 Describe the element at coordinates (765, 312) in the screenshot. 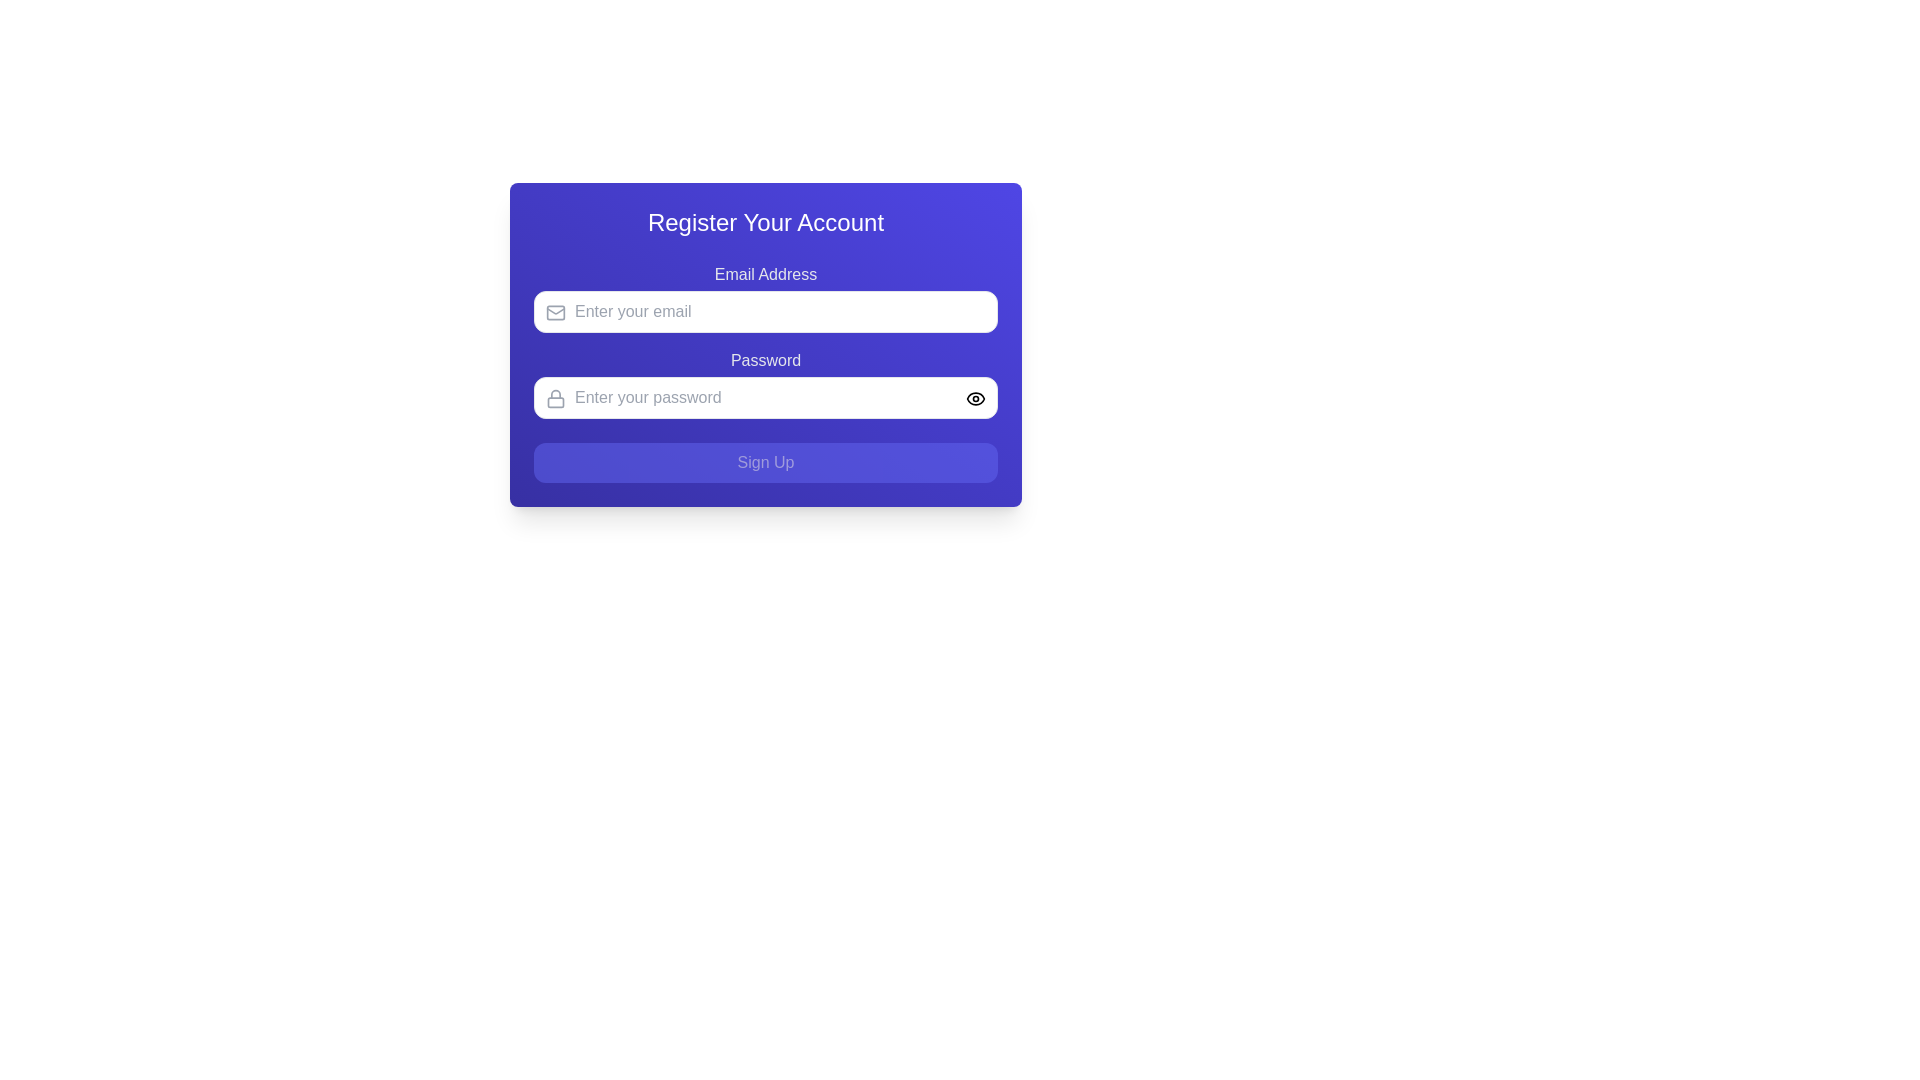

I see `the email input field located directly underneath the 'Email Address' label in the user registration form` at that location.